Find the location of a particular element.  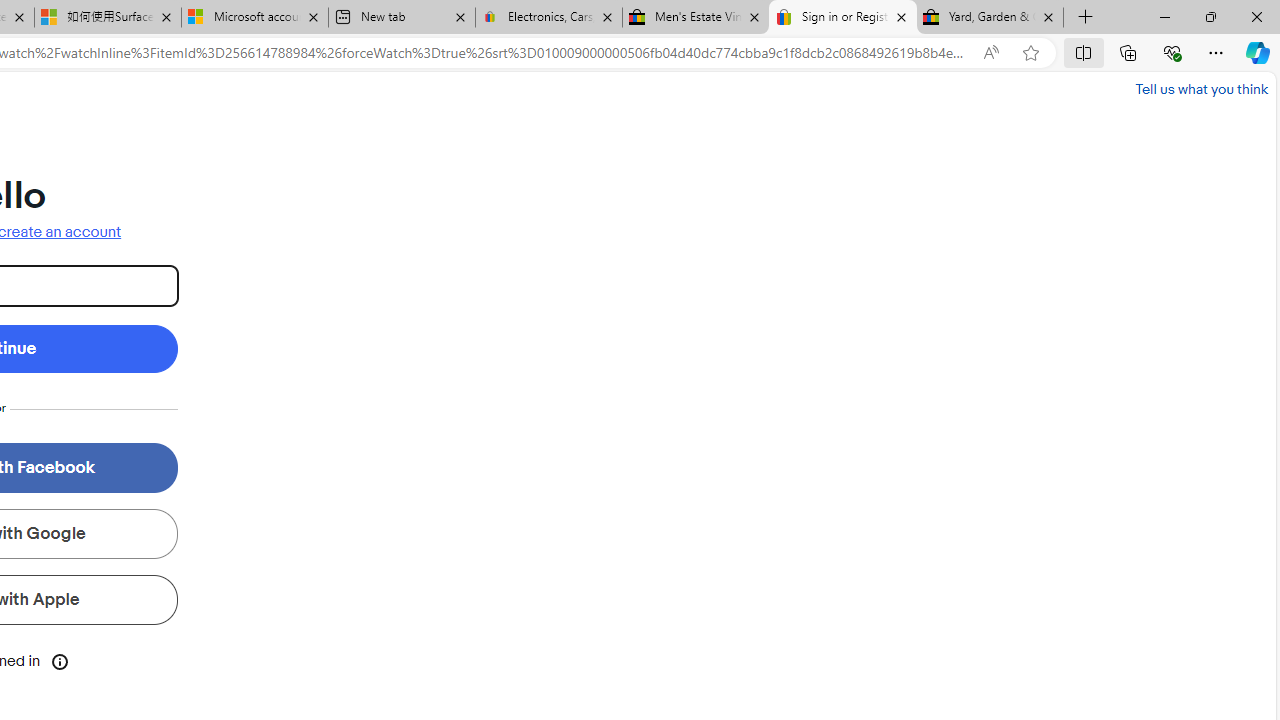

'Microsoft account | Account Checkup' is located at coordinates (253, 17).